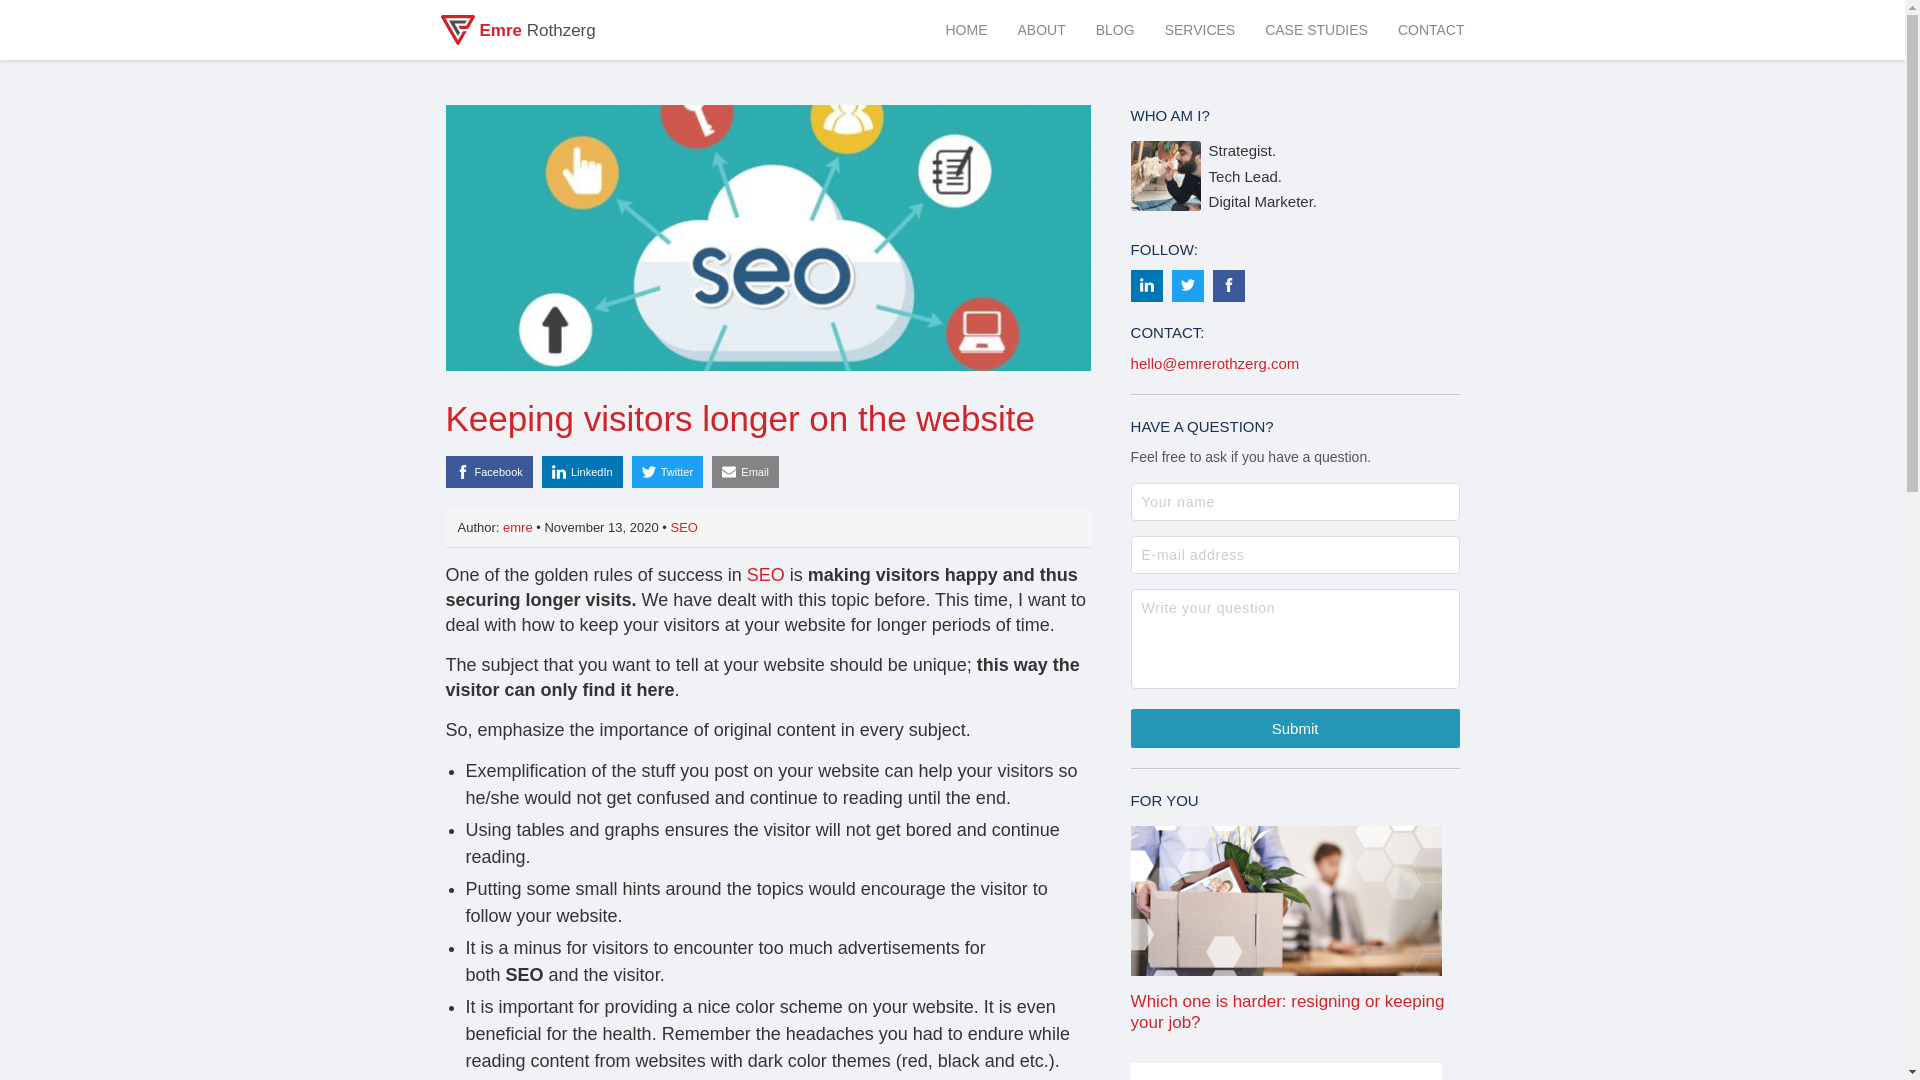 The image size is (1920, 1080). What do you see at coordinates (1200, 30) in the screenshot?
I see `'SERVICES'` at bounding box center [1200, 30].